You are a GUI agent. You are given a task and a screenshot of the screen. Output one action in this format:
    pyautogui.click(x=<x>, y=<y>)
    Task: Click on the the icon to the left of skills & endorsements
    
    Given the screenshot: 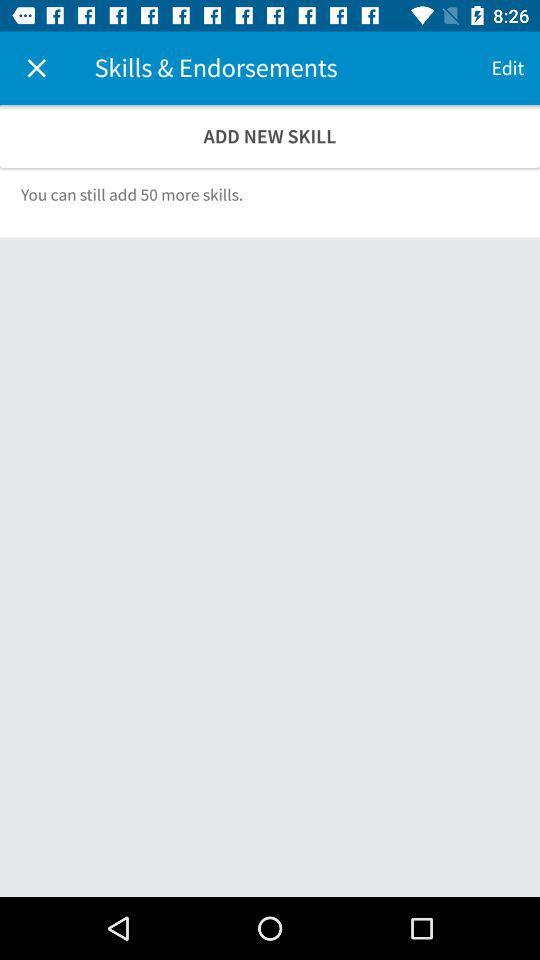 What is the action you would take?
    pyautogui.click(x=36, y=68)
    